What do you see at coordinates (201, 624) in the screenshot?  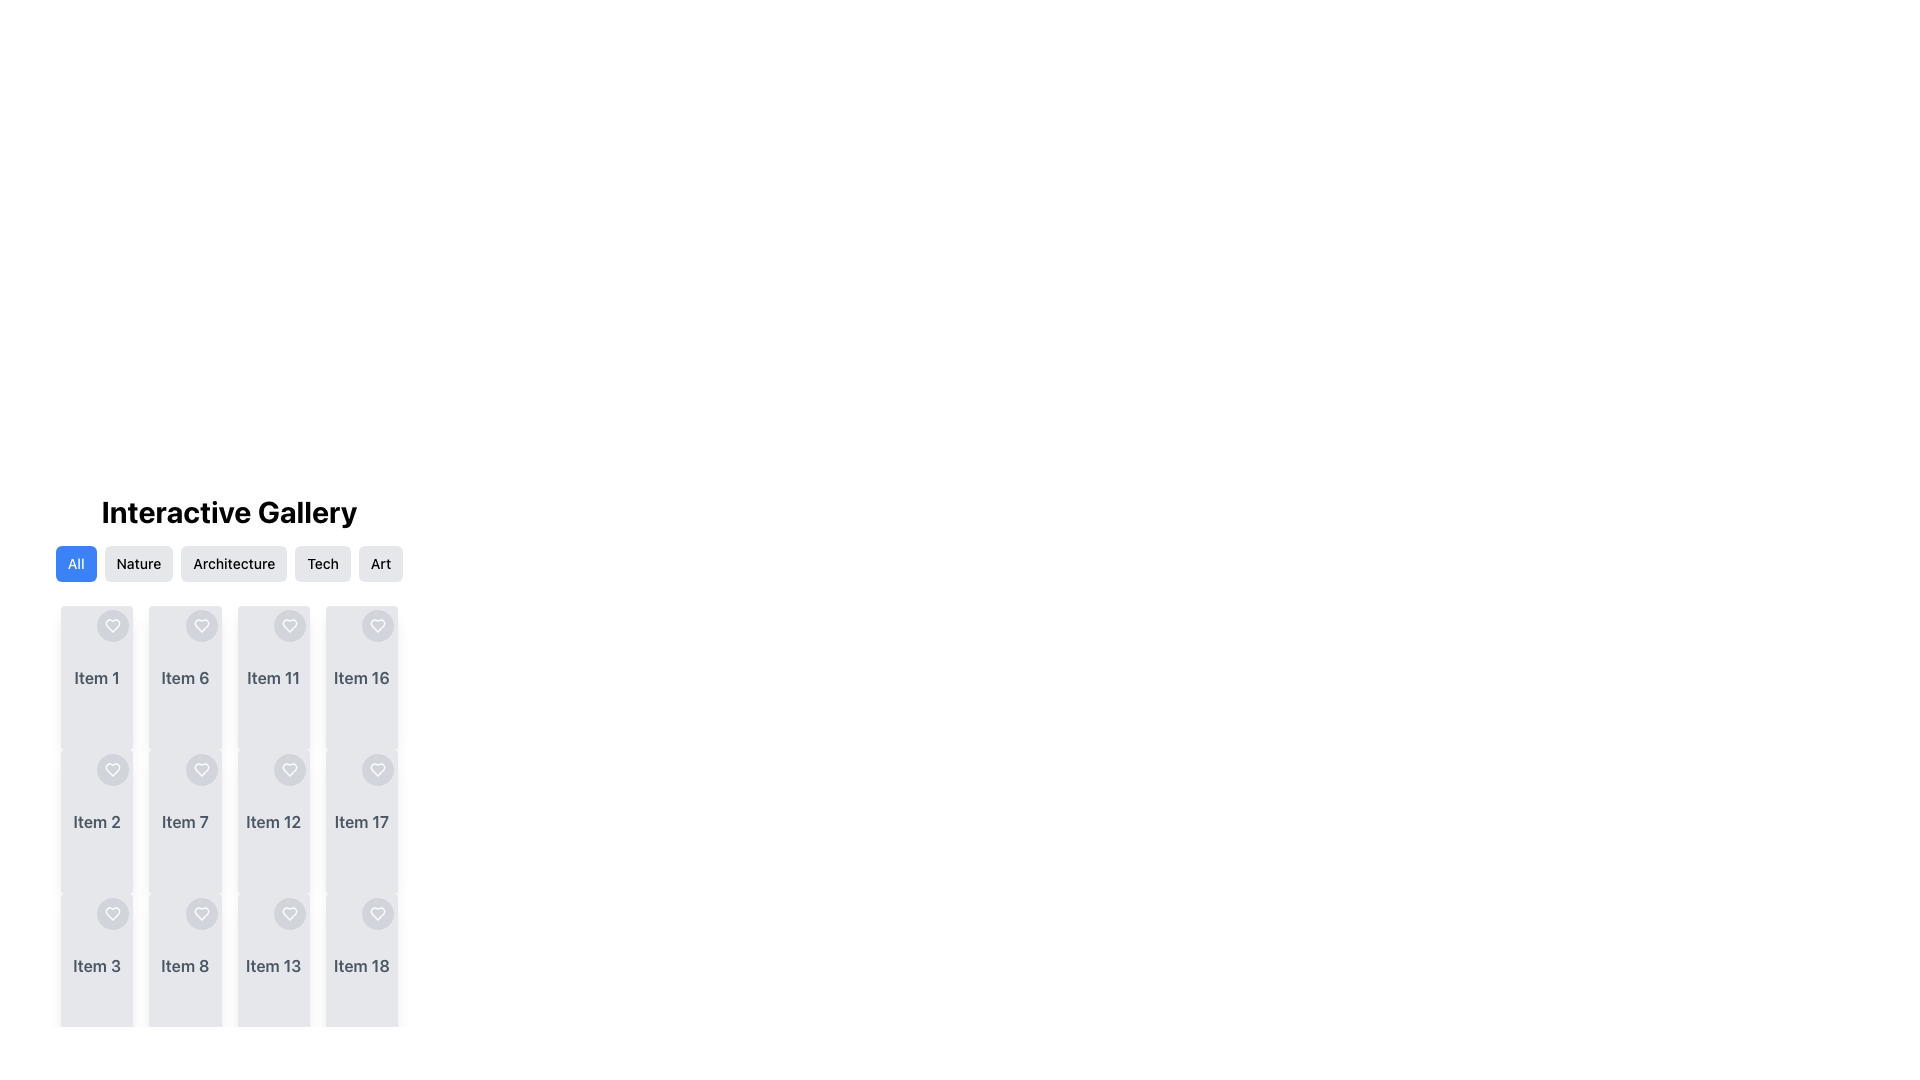 I see `the heart outline icon, which is the sixth item in the gallery interface` at bounding box center [201, 624].